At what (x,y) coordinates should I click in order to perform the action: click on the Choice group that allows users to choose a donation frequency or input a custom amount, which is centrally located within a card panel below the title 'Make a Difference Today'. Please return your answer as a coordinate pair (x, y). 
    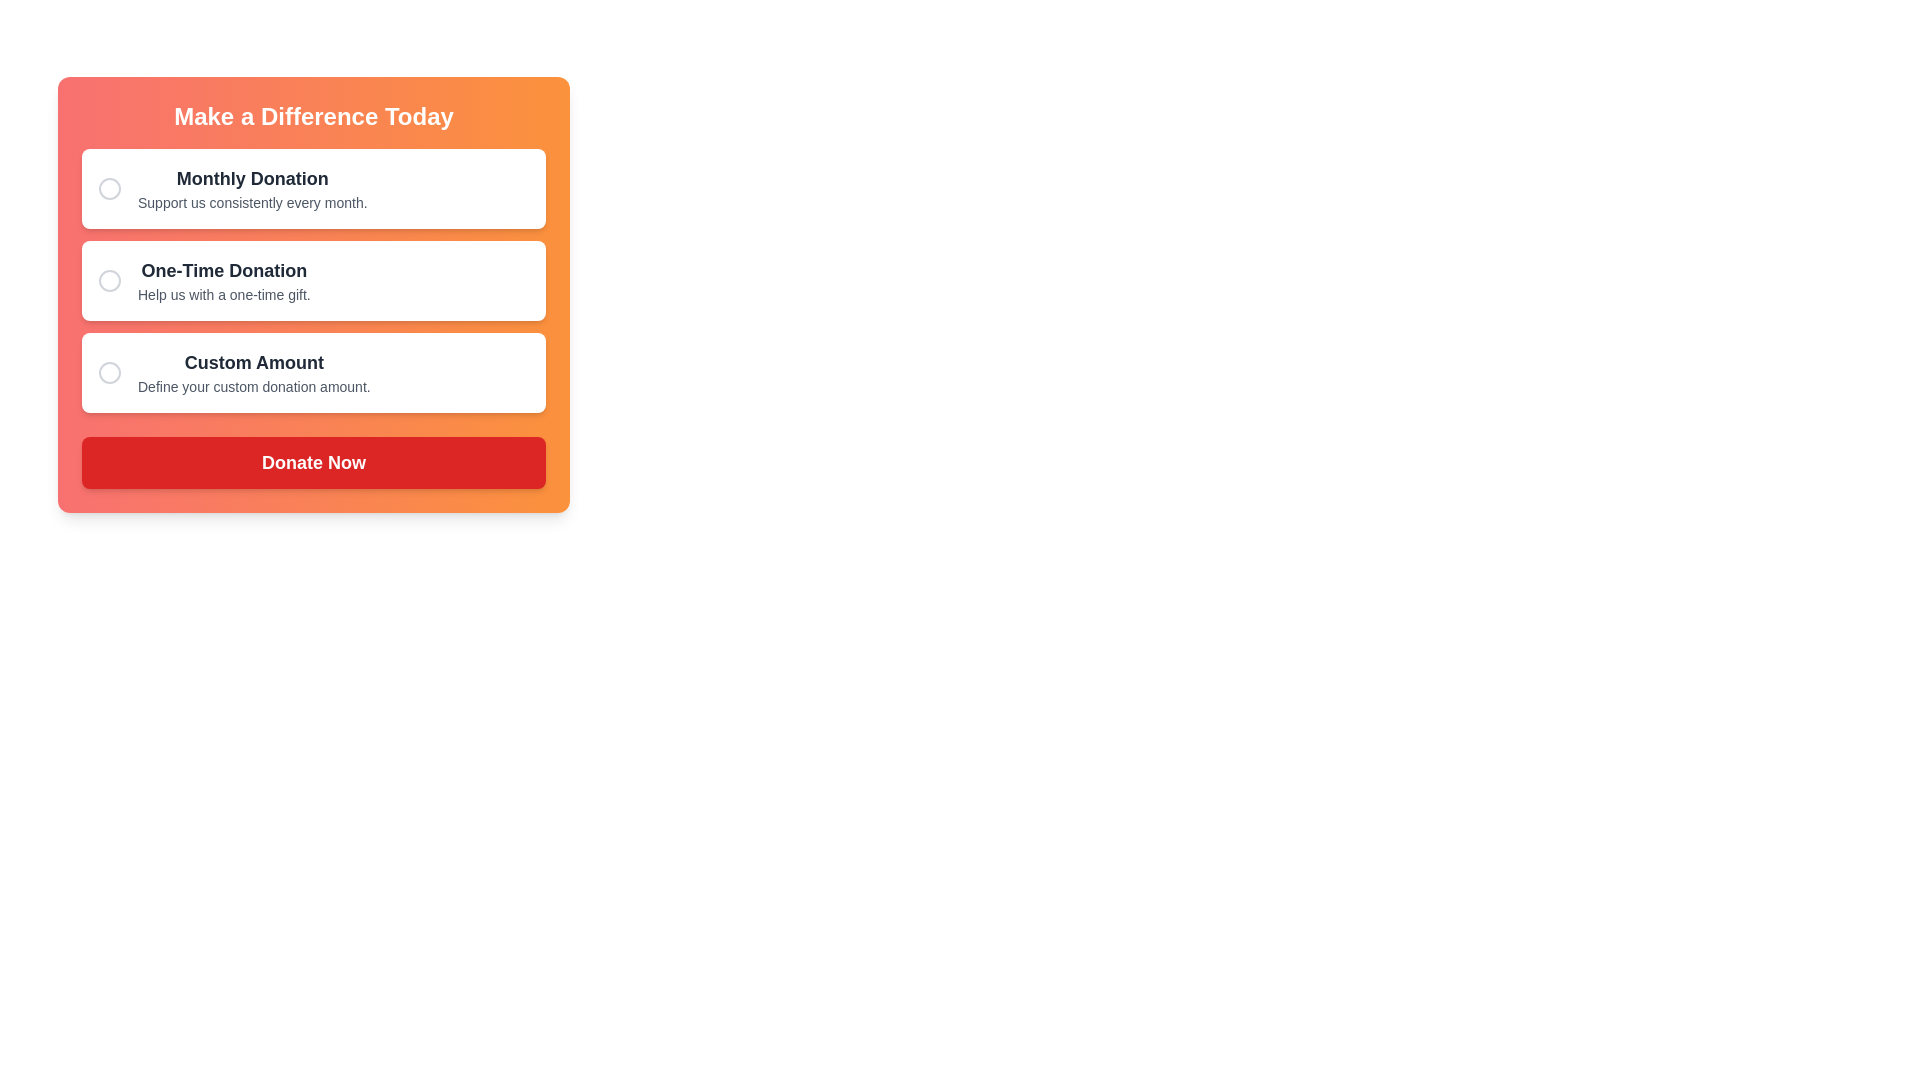
    Looking at the image, I should click on (312, 281).